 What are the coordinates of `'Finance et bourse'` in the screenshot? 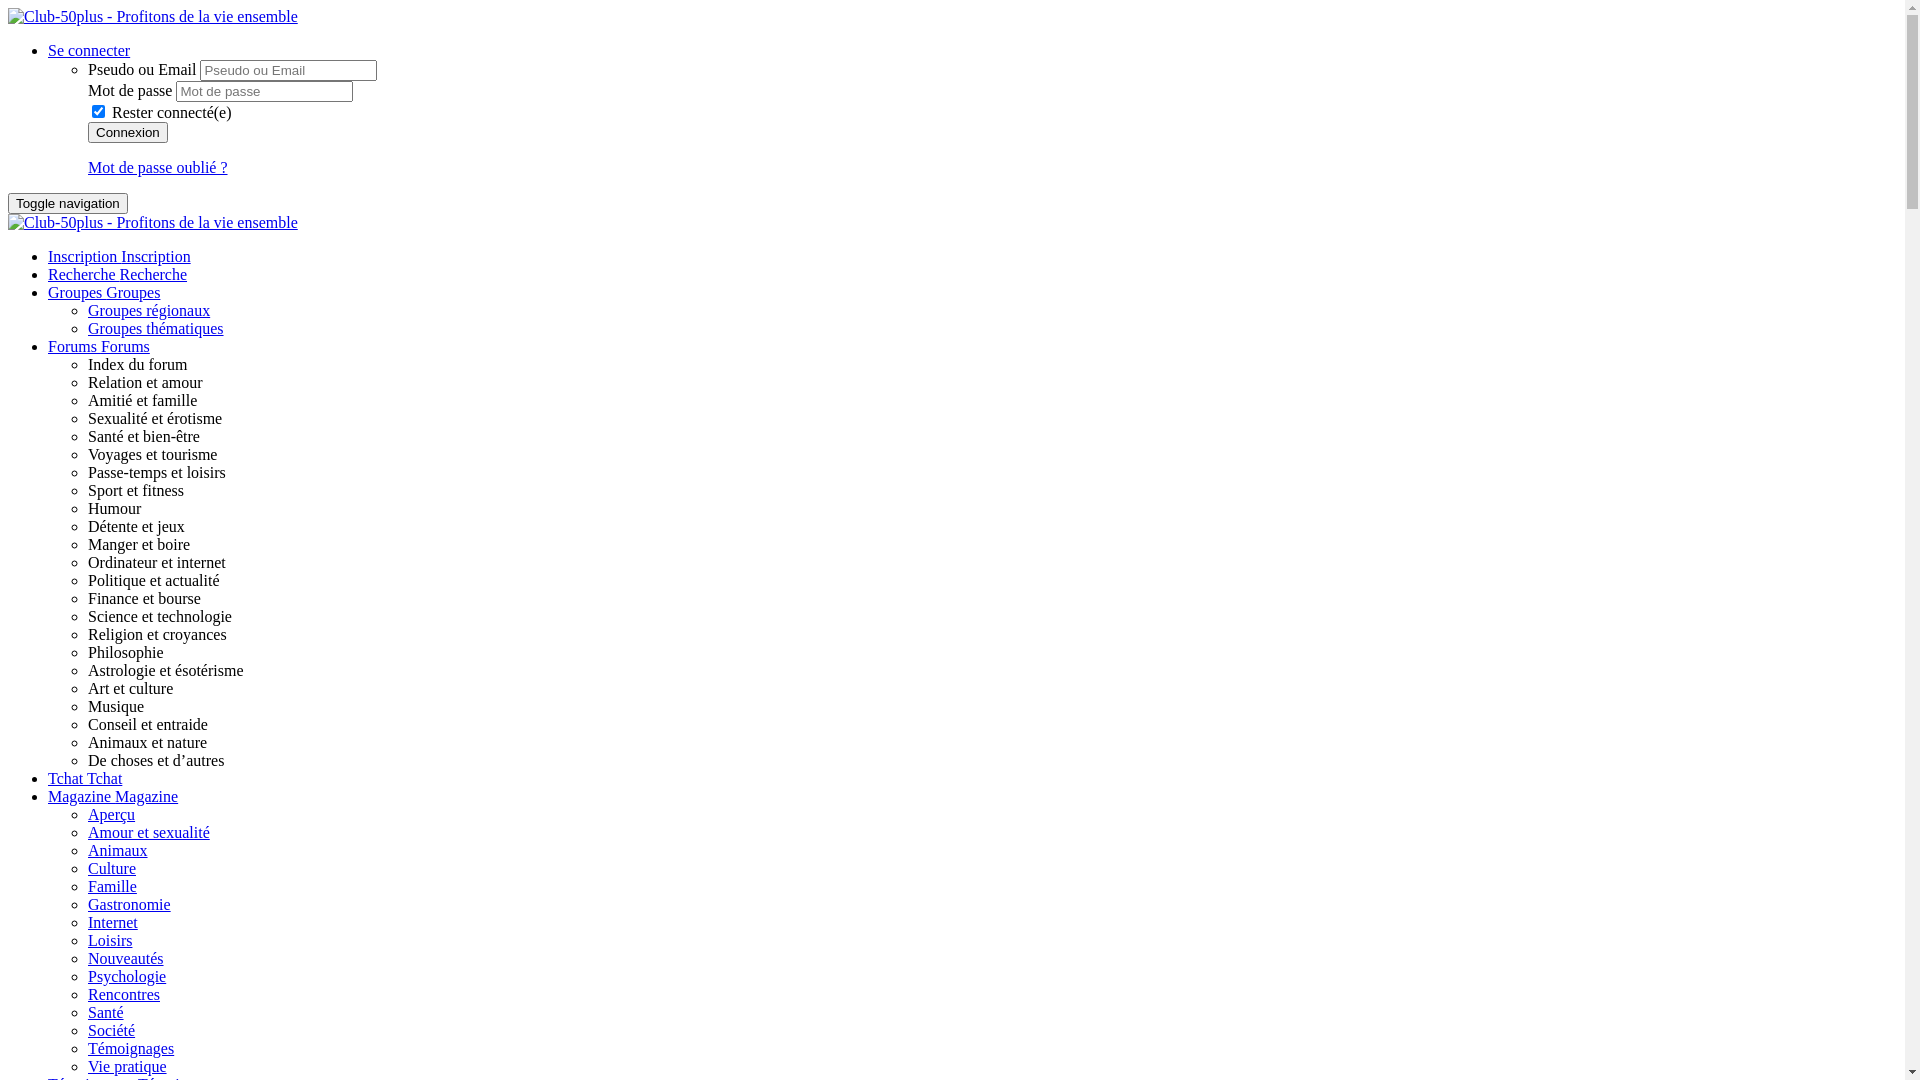 It's located at (86, 597).